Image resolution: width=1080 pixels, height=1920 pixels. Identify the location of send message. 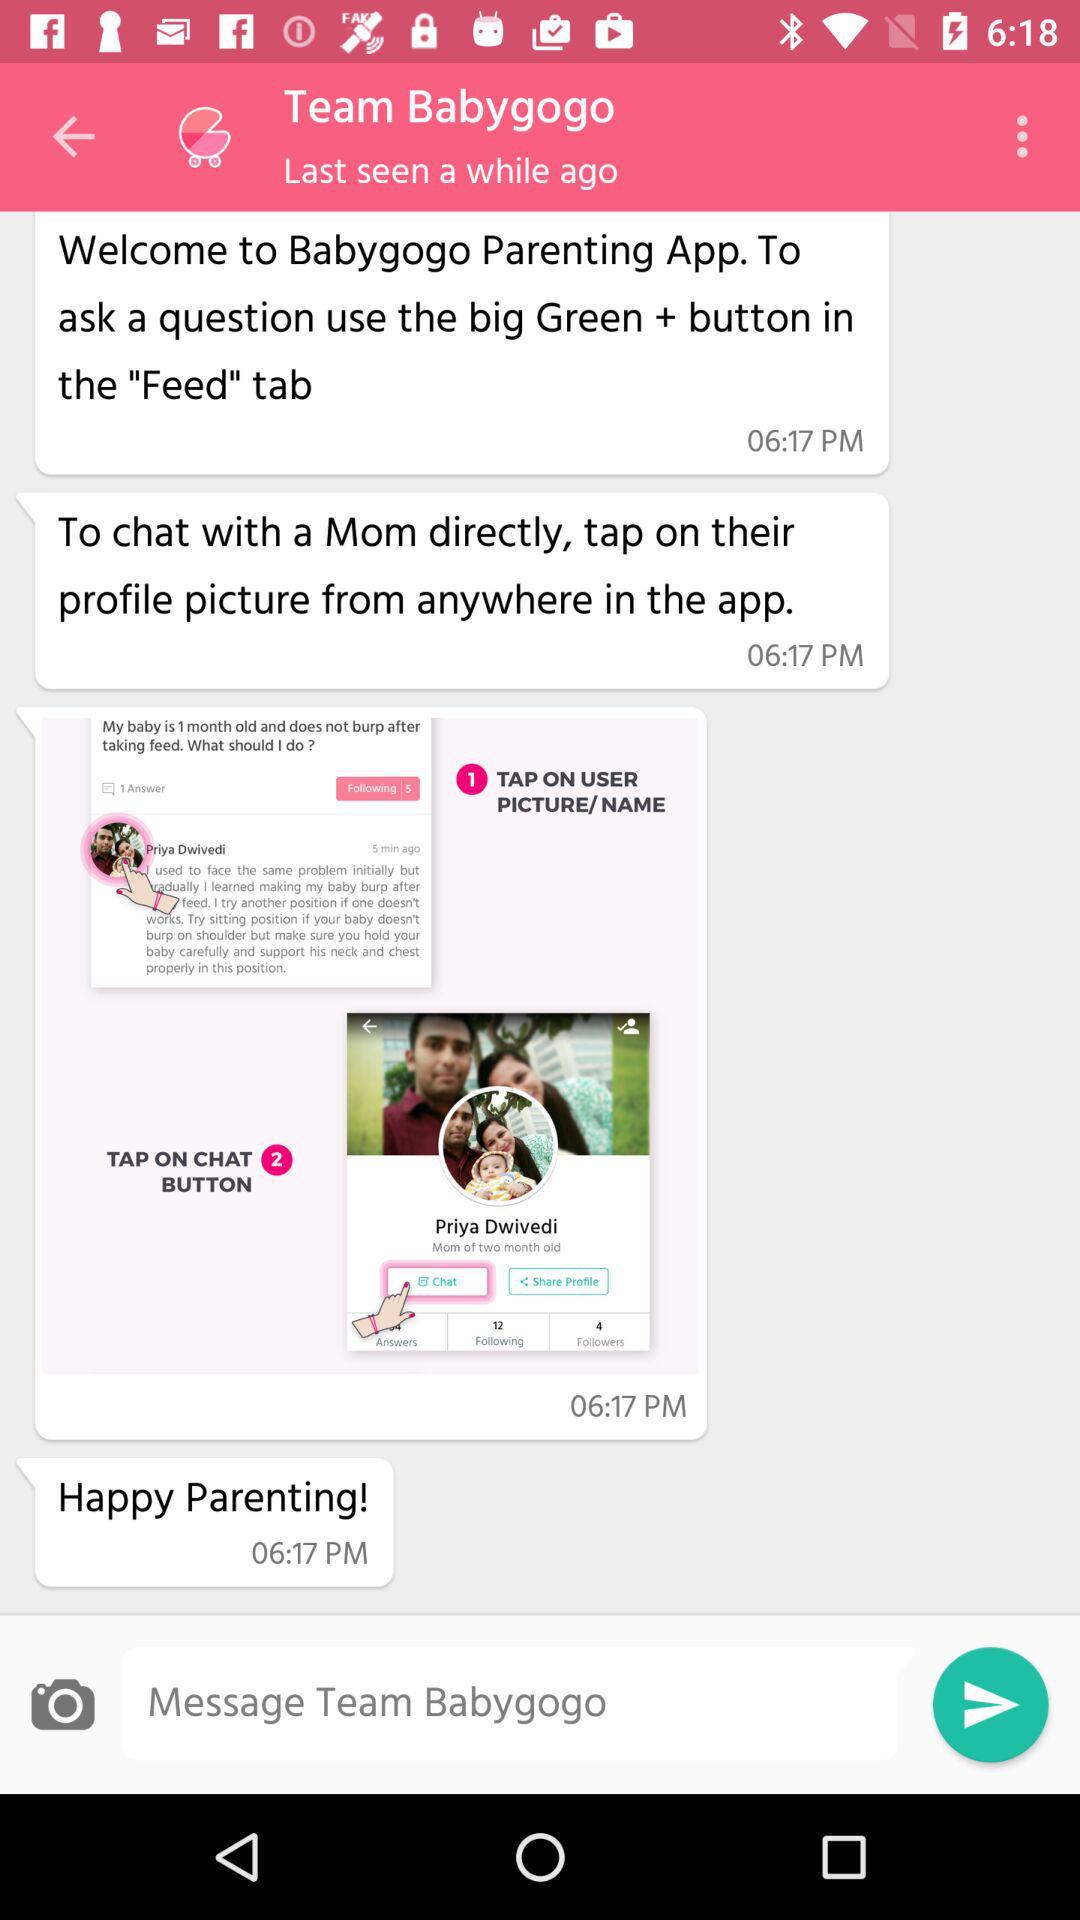
(990, 1703).